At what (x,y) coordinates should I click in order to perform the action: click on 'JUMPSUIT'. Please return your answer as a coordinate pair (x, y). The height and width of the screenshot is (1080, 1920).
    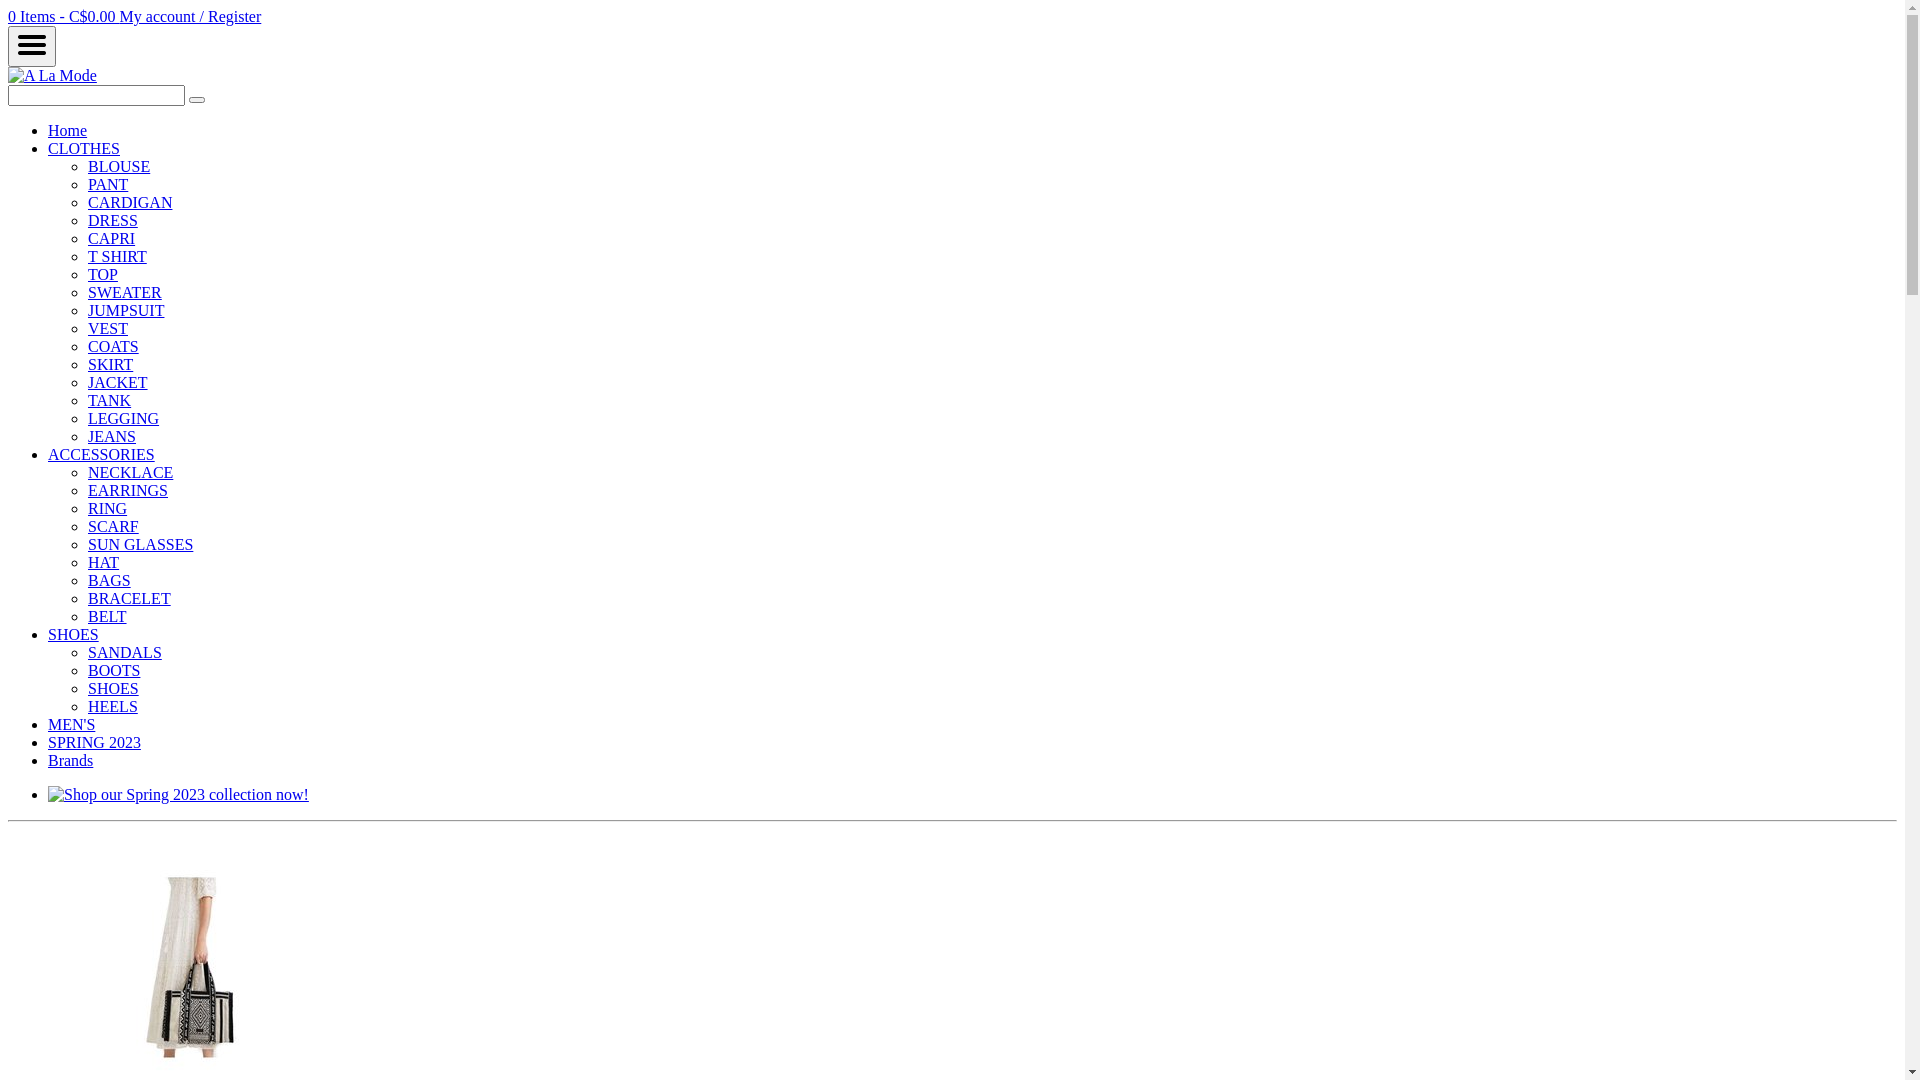
    Looking at the image, I should click on (86, 310).